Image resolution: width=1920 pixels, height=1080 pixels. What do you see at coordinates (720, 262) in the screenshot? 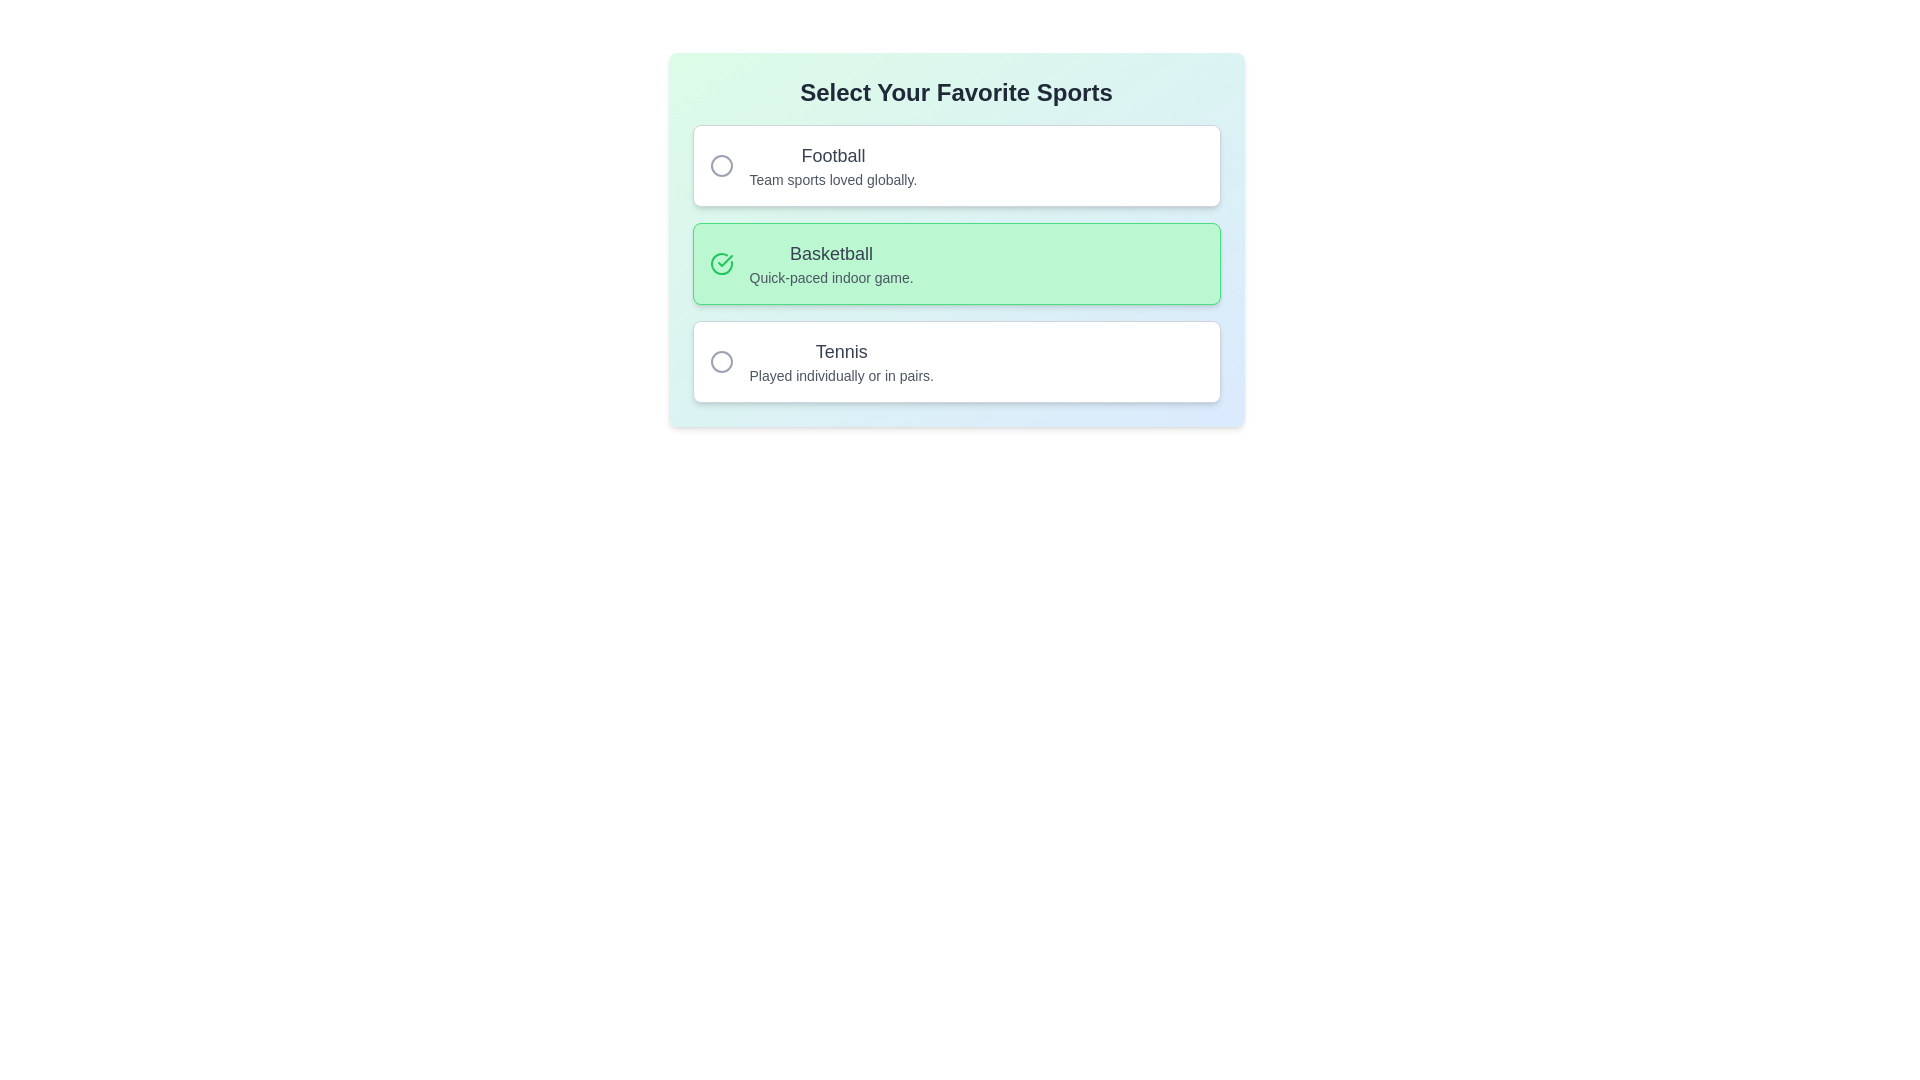
I see `the outer circular portion of the SVG checkmark icon within the 'Basketball' selection box to indicate selection` at bounding box center [720, 262].